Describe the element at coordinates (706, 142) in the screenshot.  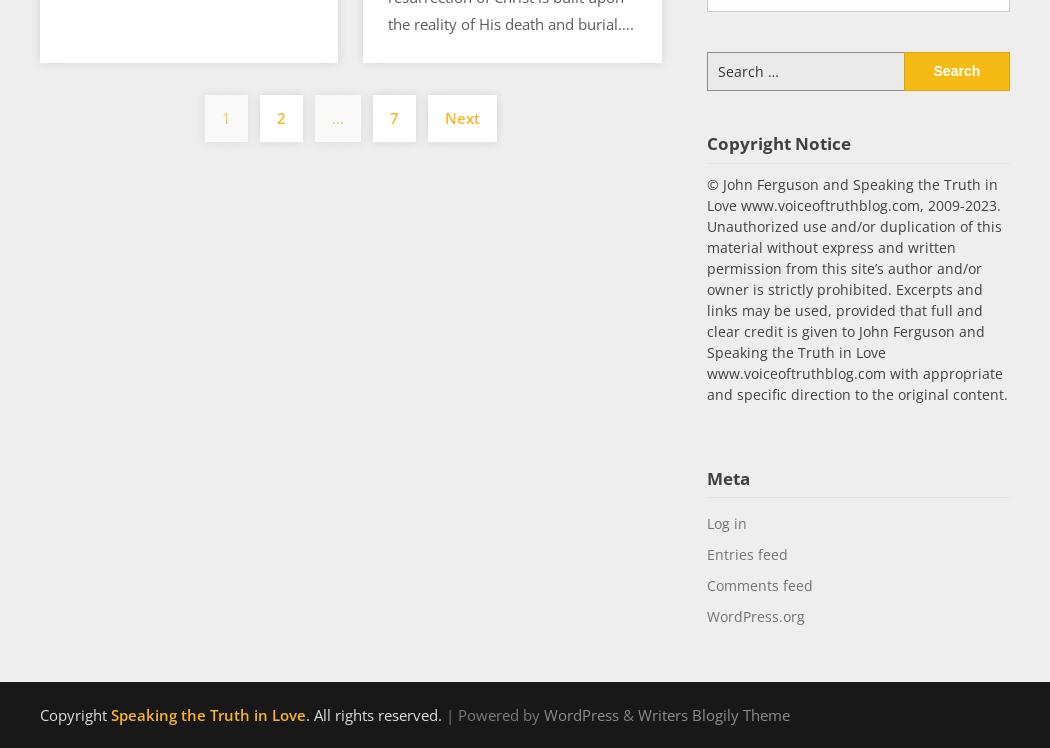
I see `'Copyright Notice'` at that location.